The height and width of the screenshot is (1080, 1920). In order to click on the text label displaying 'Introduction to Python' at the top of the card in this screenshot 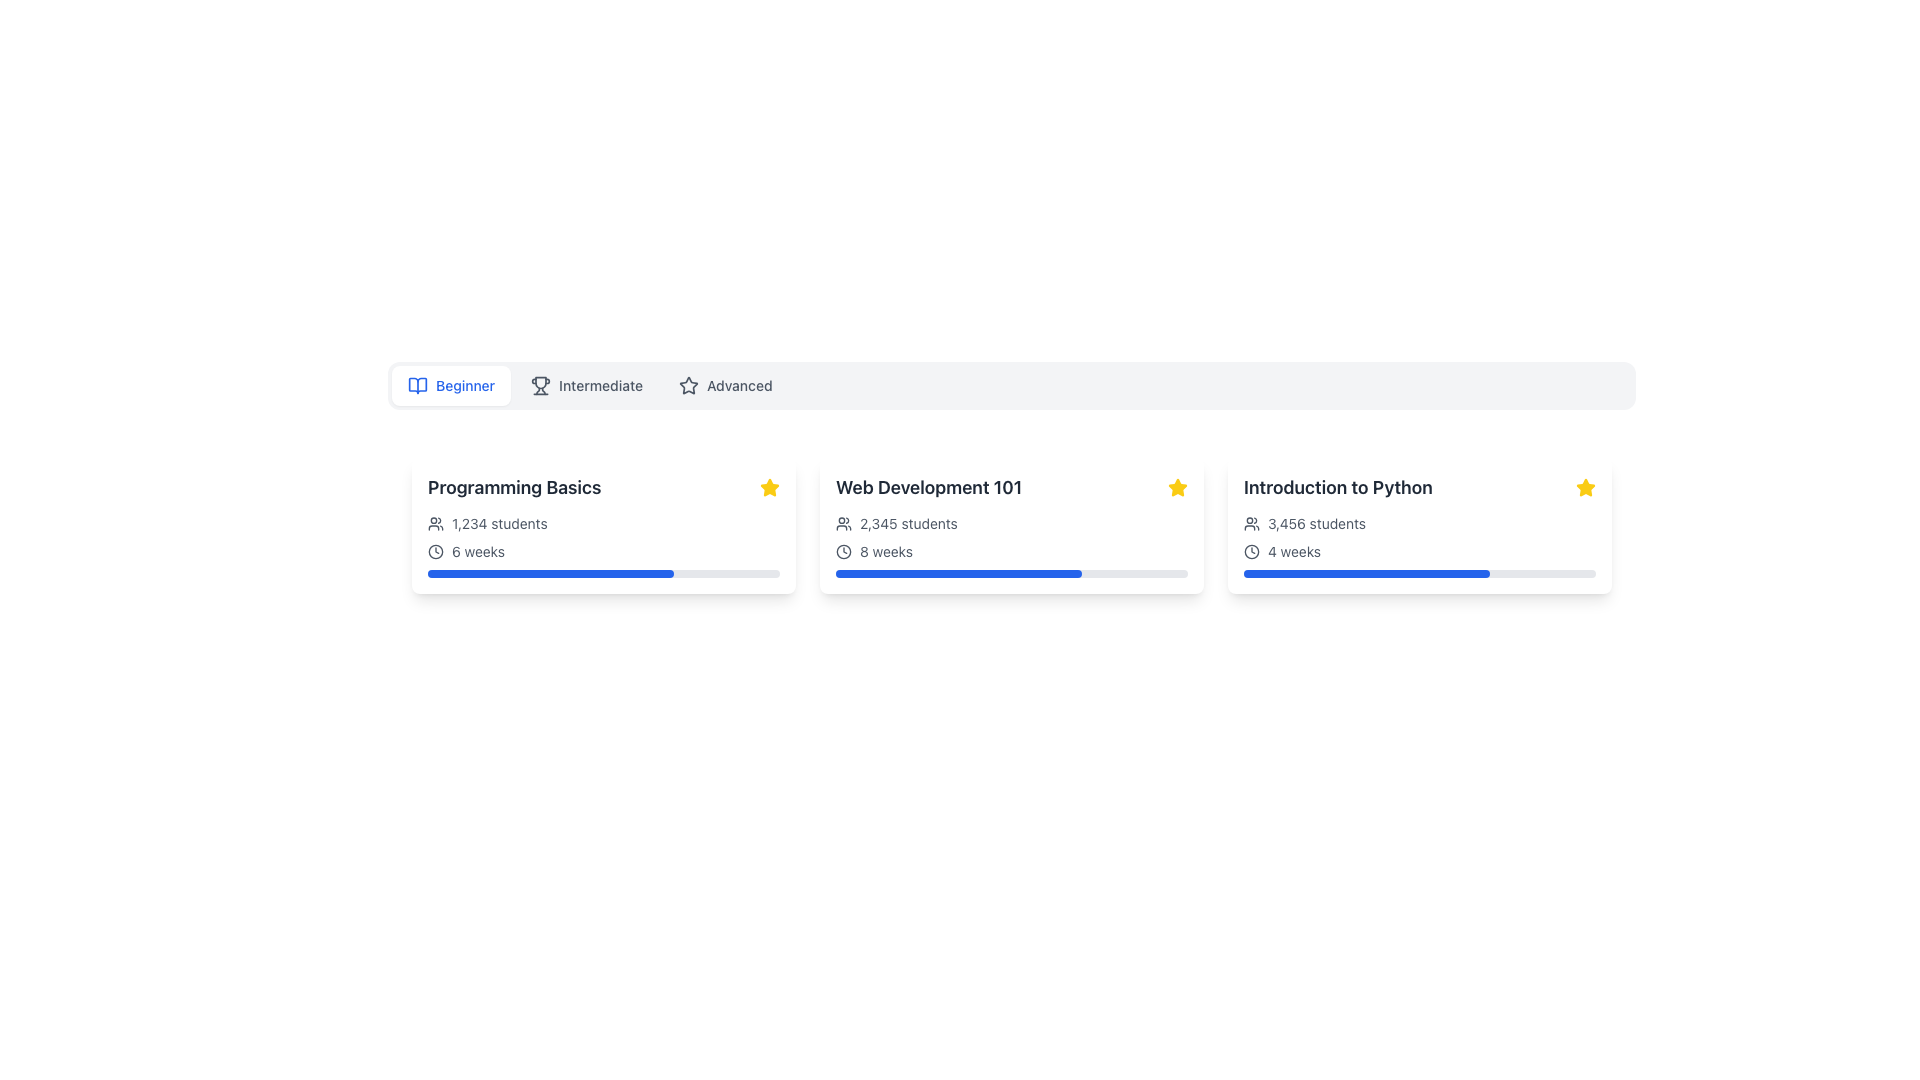, I will do `click(1338, 488)`.